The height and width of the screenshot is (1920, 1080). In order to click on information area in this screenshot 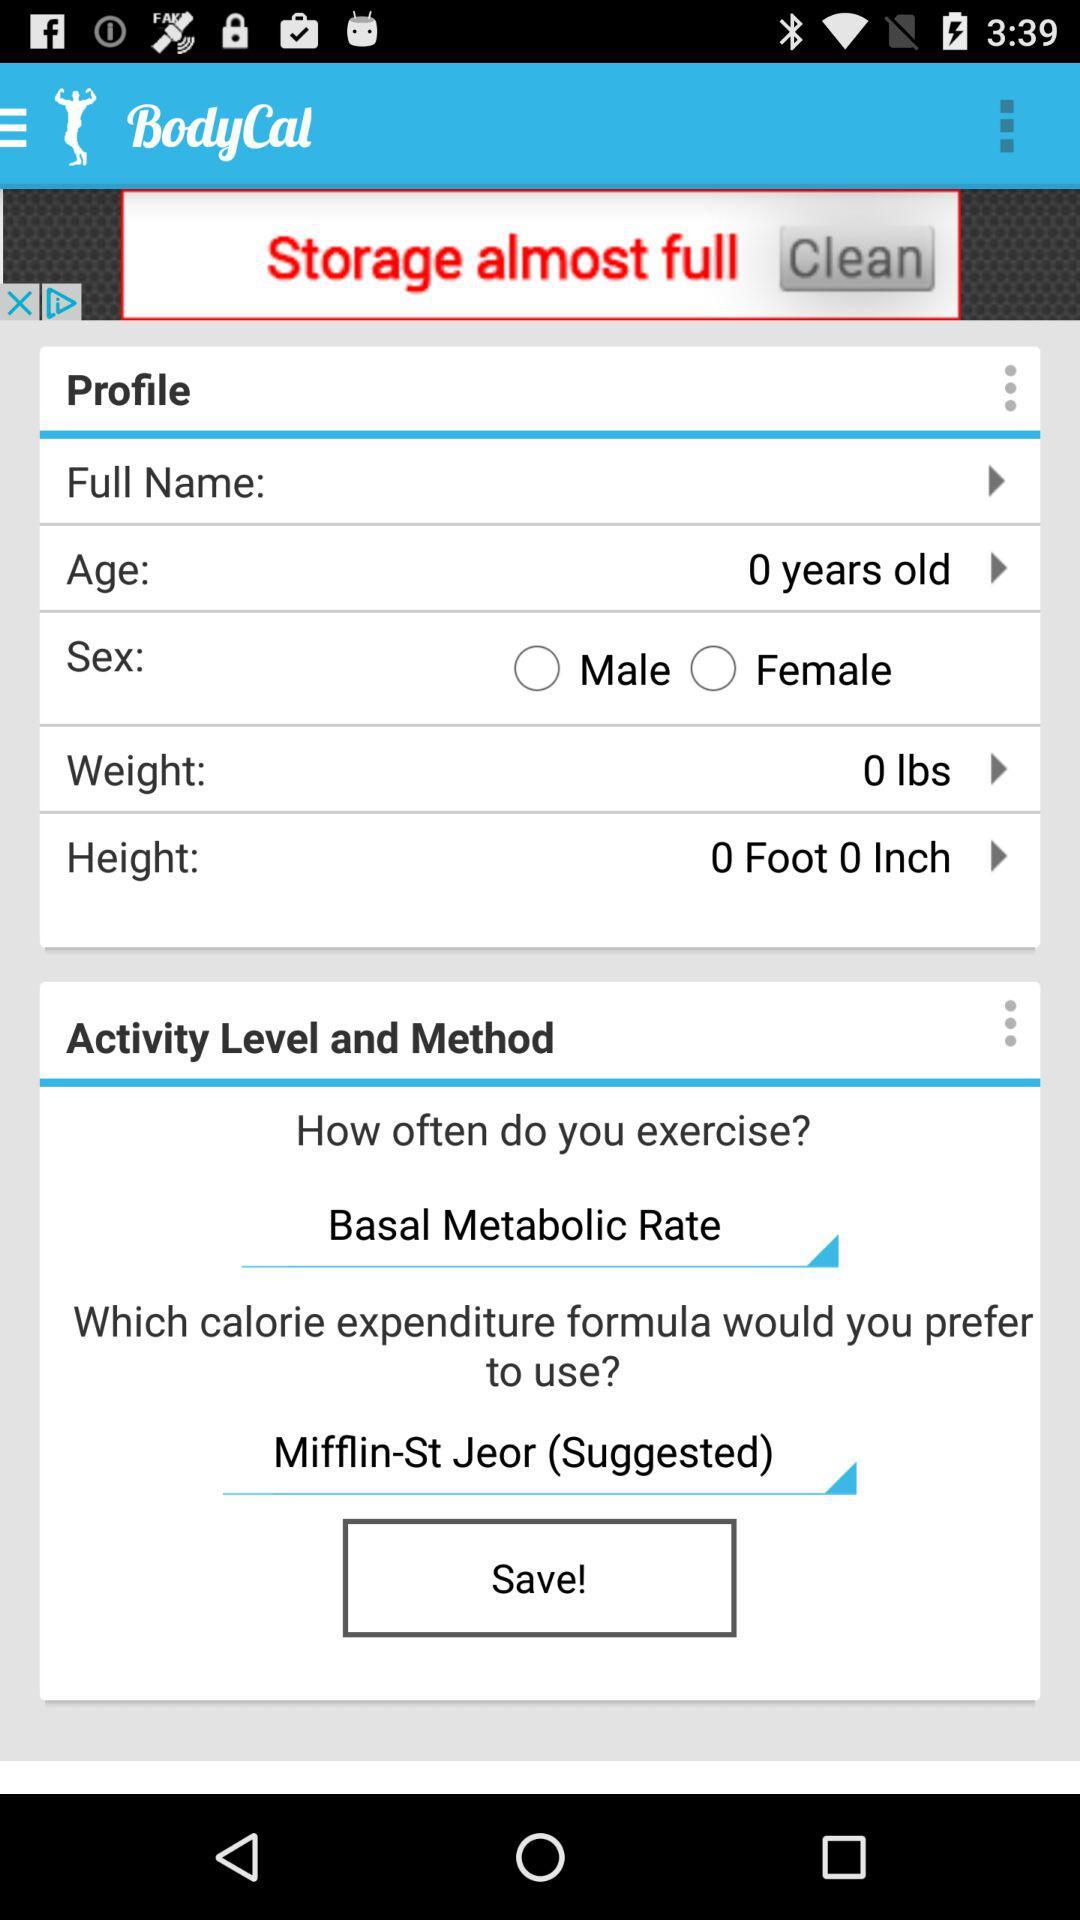, I will do `click(990, 388)`.